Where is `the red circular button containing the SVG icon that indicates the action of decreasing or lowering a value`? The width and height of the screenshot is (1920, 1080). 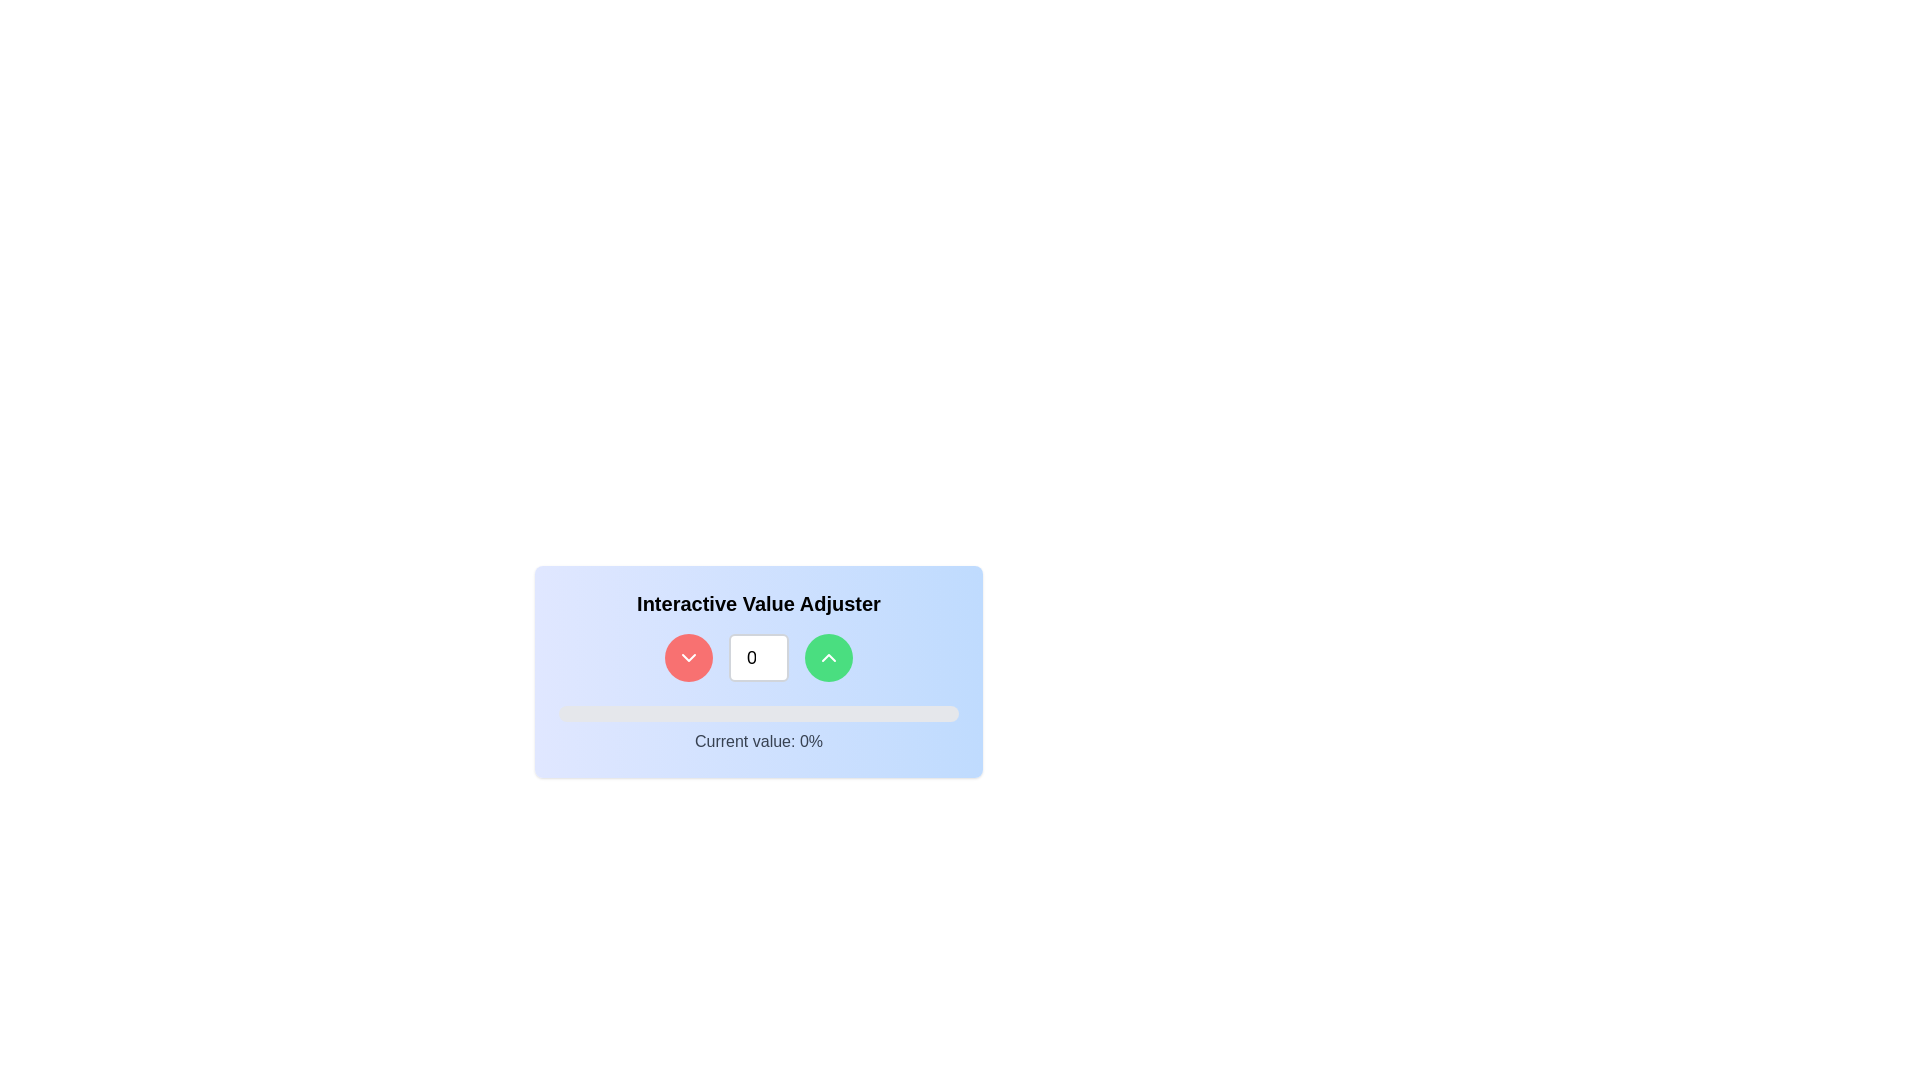 the red circular button containing the SVG icon that indicates the action of decreasing or lowering a value is located at coordinates (689, 658).